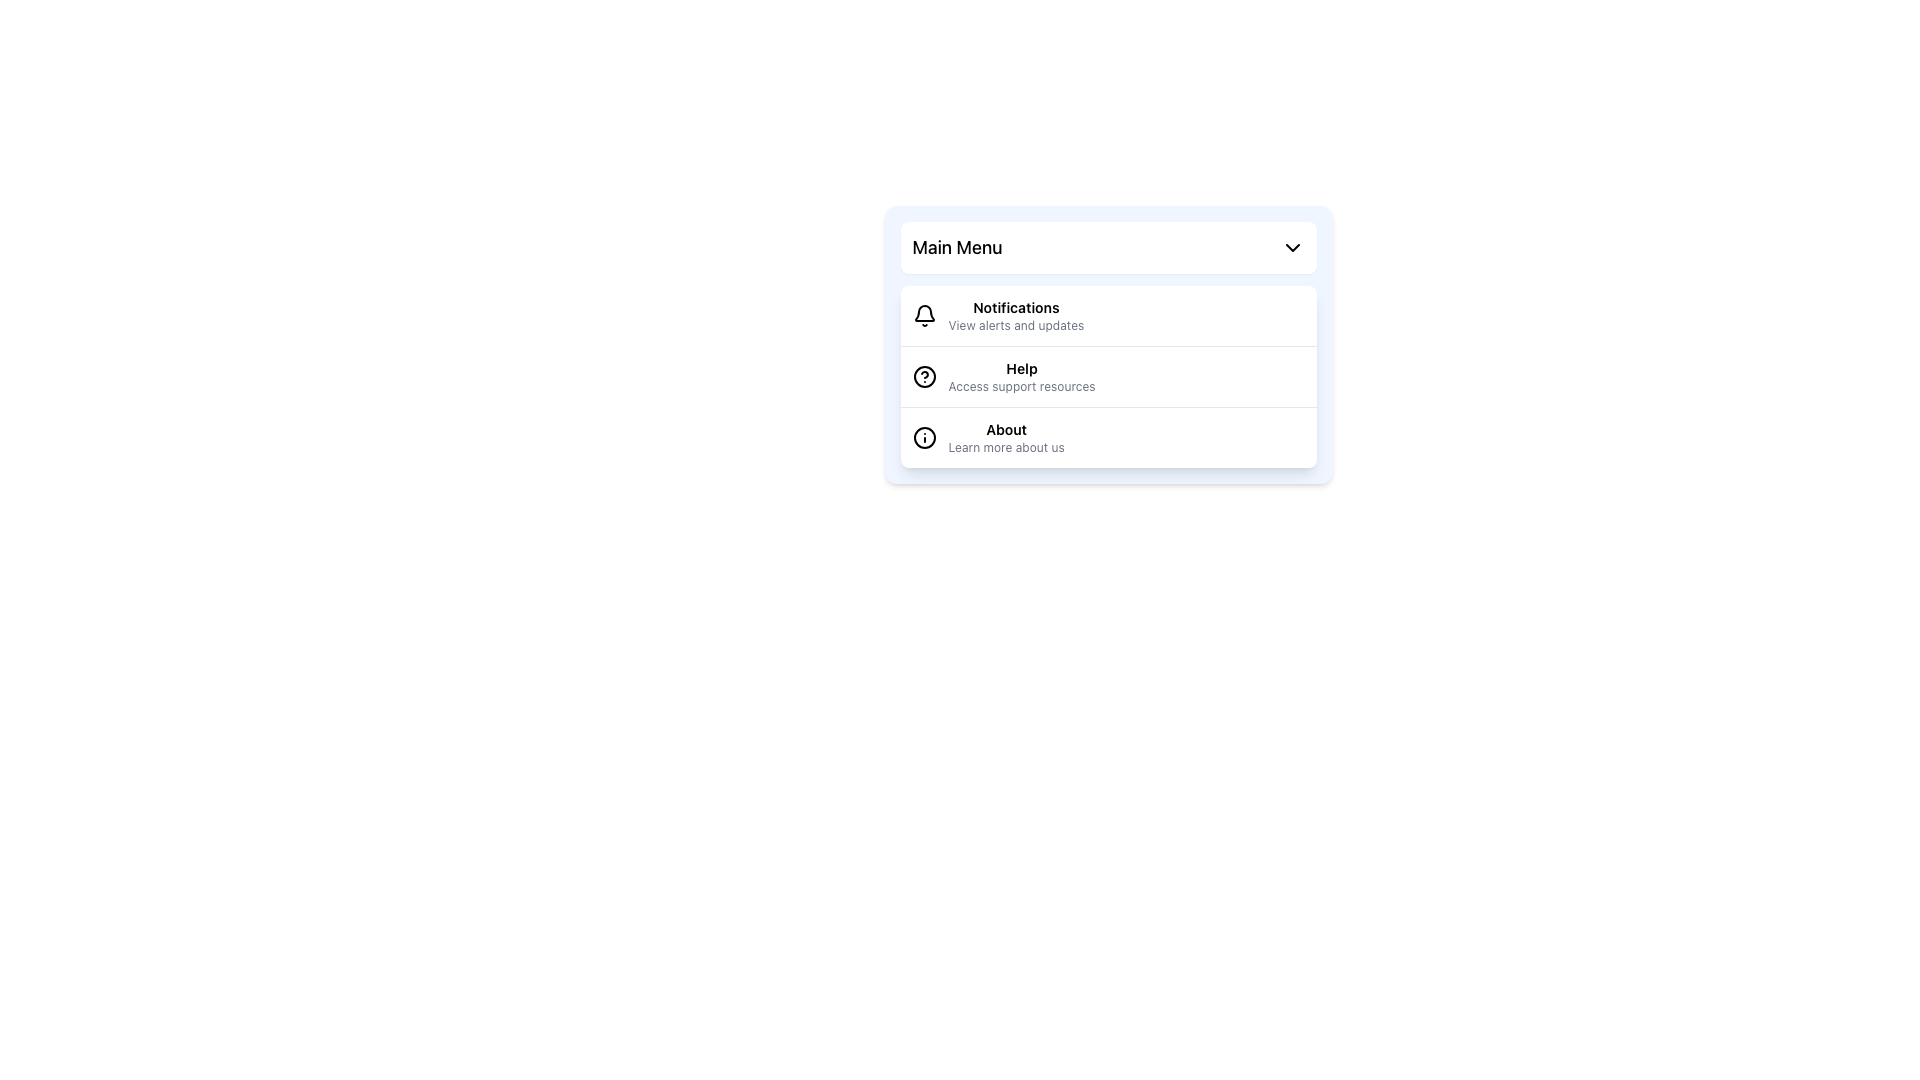 The image size is (1920, 1080). Describe the element at coordinates (1022, 369) in the screenshot. I see `the 'Help' section text label, which is located in the second row of the menu list, below 'Notifications' and above 'About'` at that location.